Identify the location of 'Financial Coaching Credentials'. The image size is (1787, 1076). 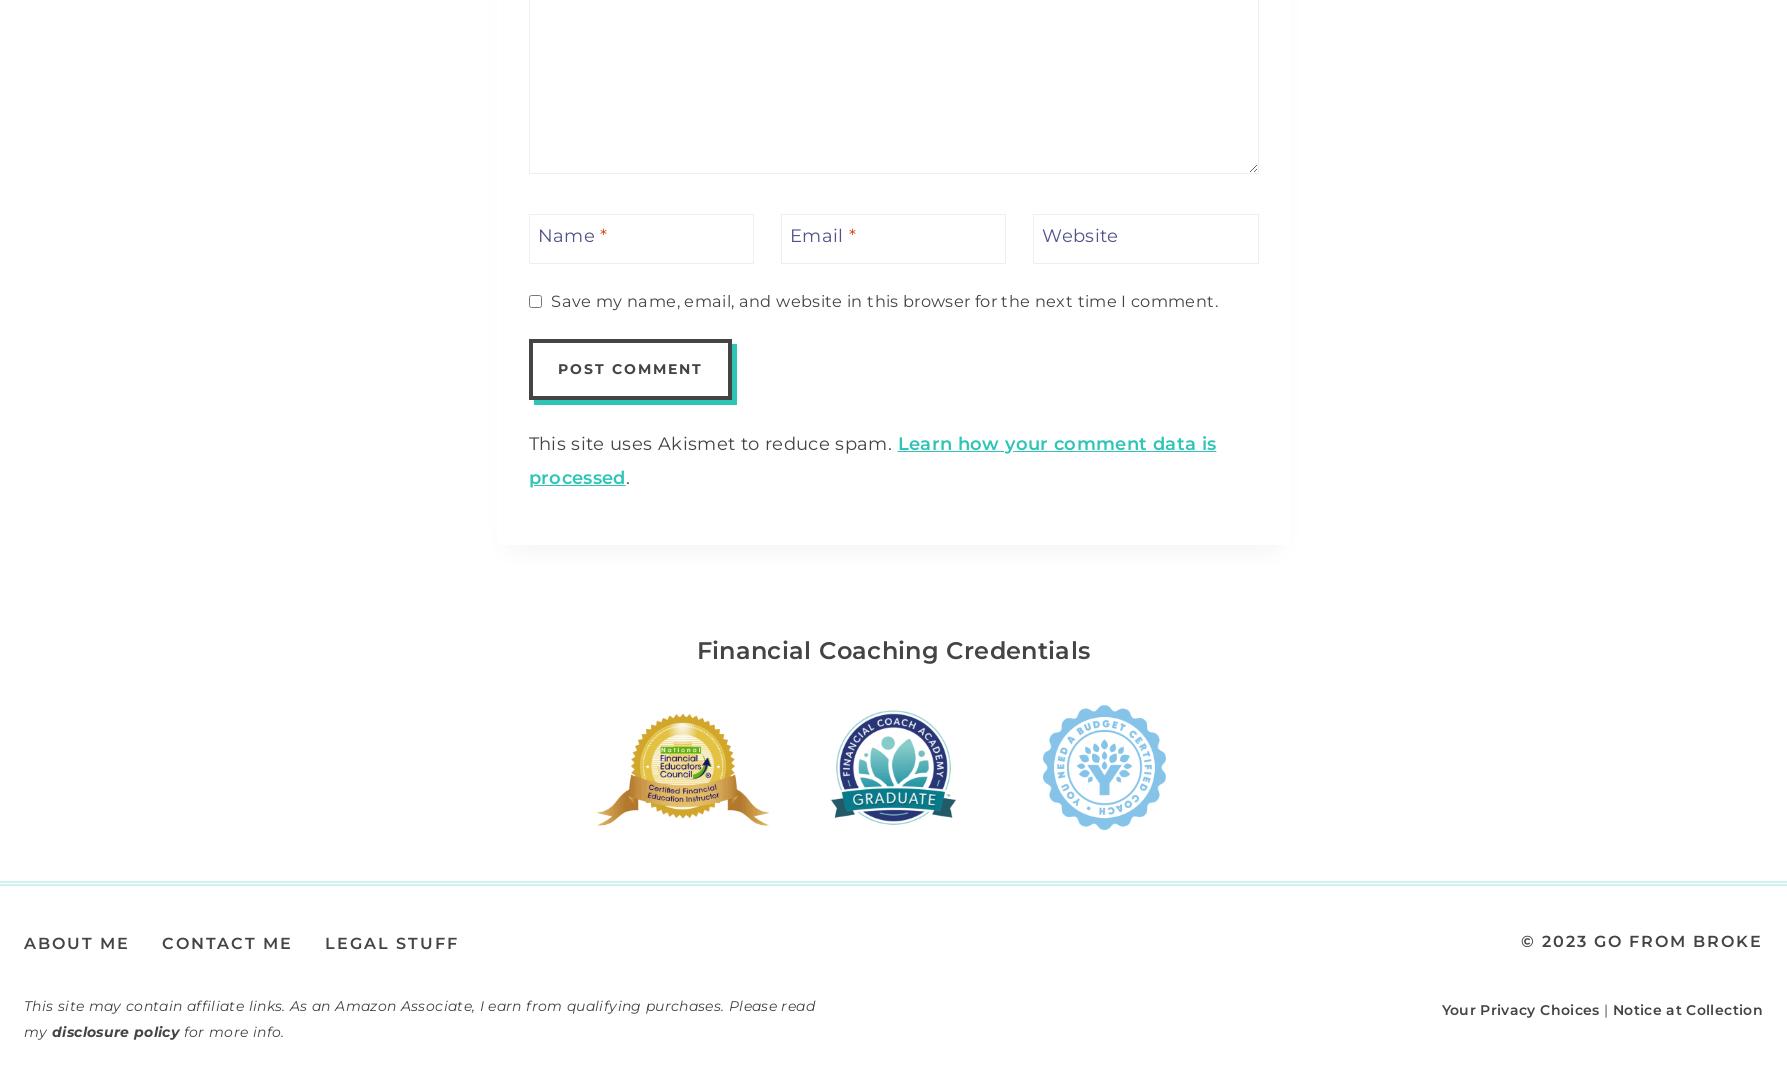
(892, 648).